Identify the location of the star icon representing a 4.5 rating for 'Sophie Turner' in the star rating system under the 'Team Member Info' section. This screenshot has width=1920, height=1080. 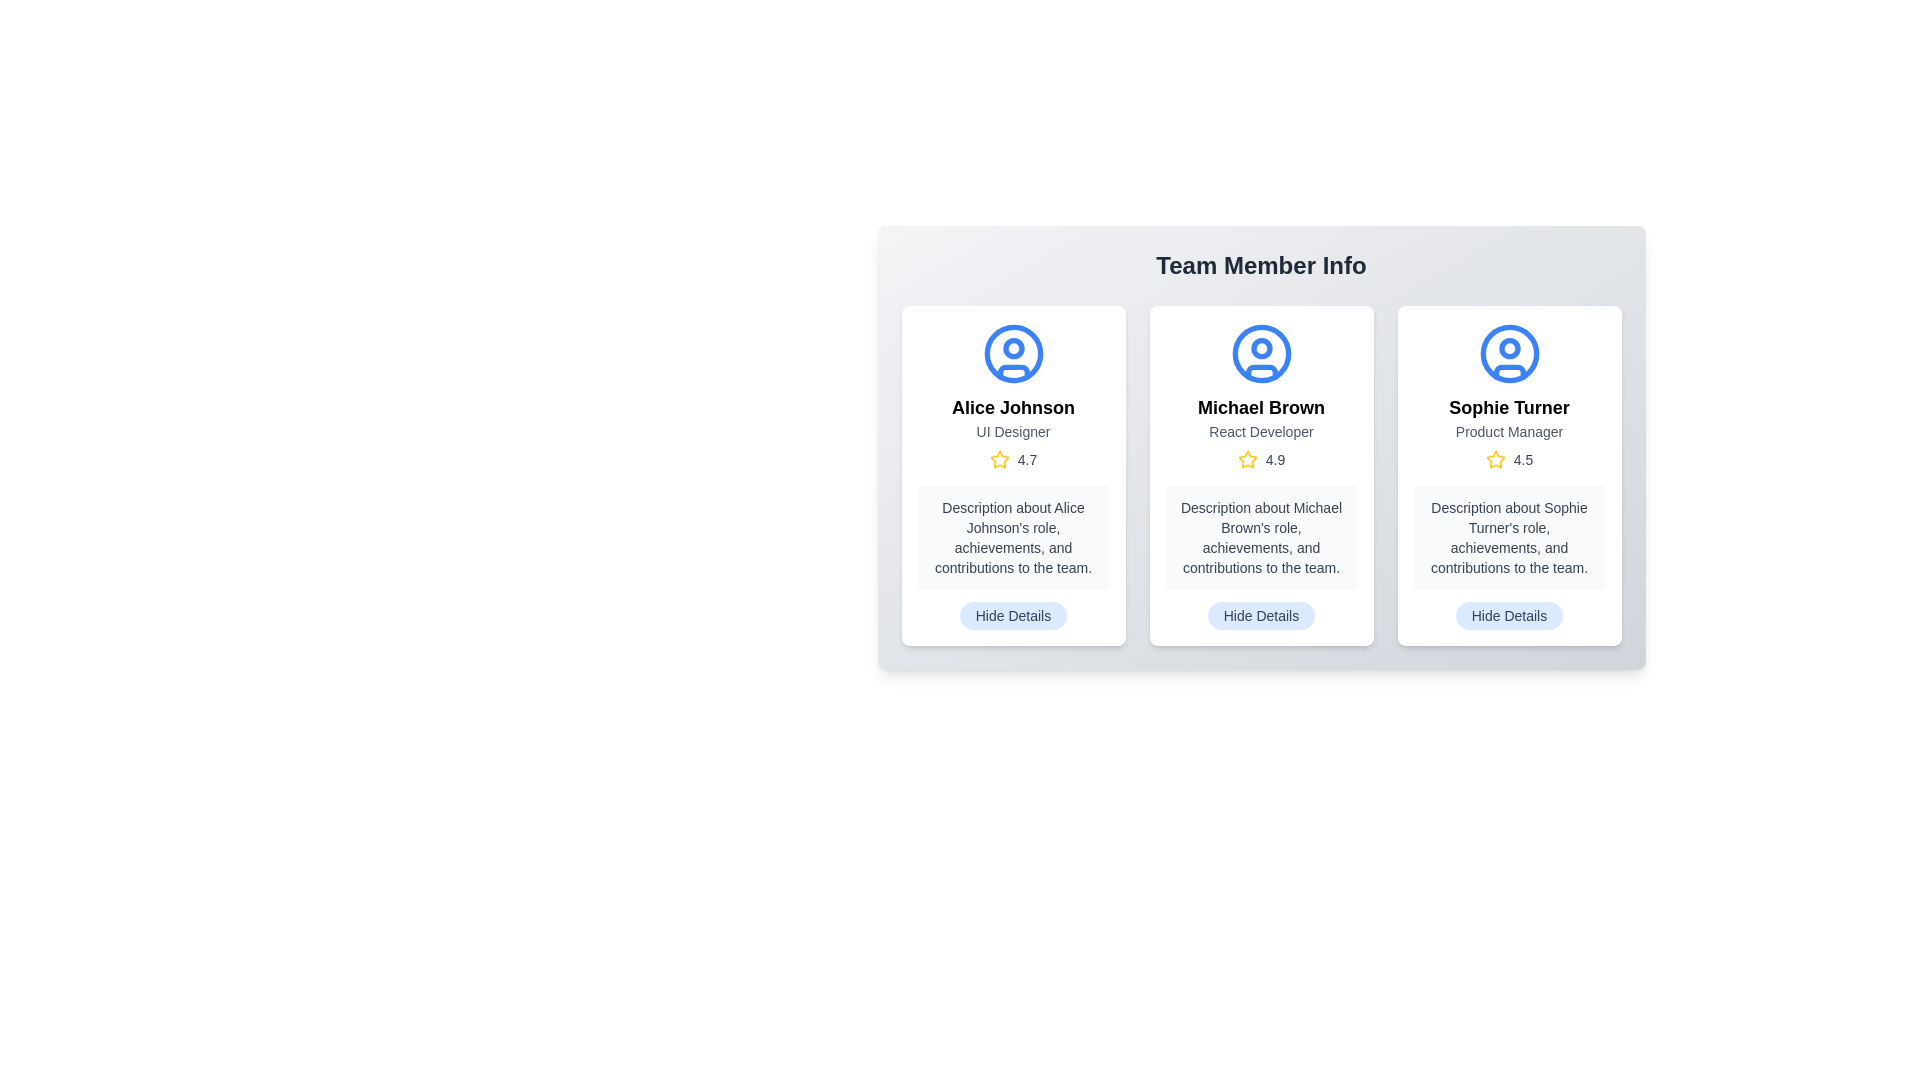
(1495, 459).